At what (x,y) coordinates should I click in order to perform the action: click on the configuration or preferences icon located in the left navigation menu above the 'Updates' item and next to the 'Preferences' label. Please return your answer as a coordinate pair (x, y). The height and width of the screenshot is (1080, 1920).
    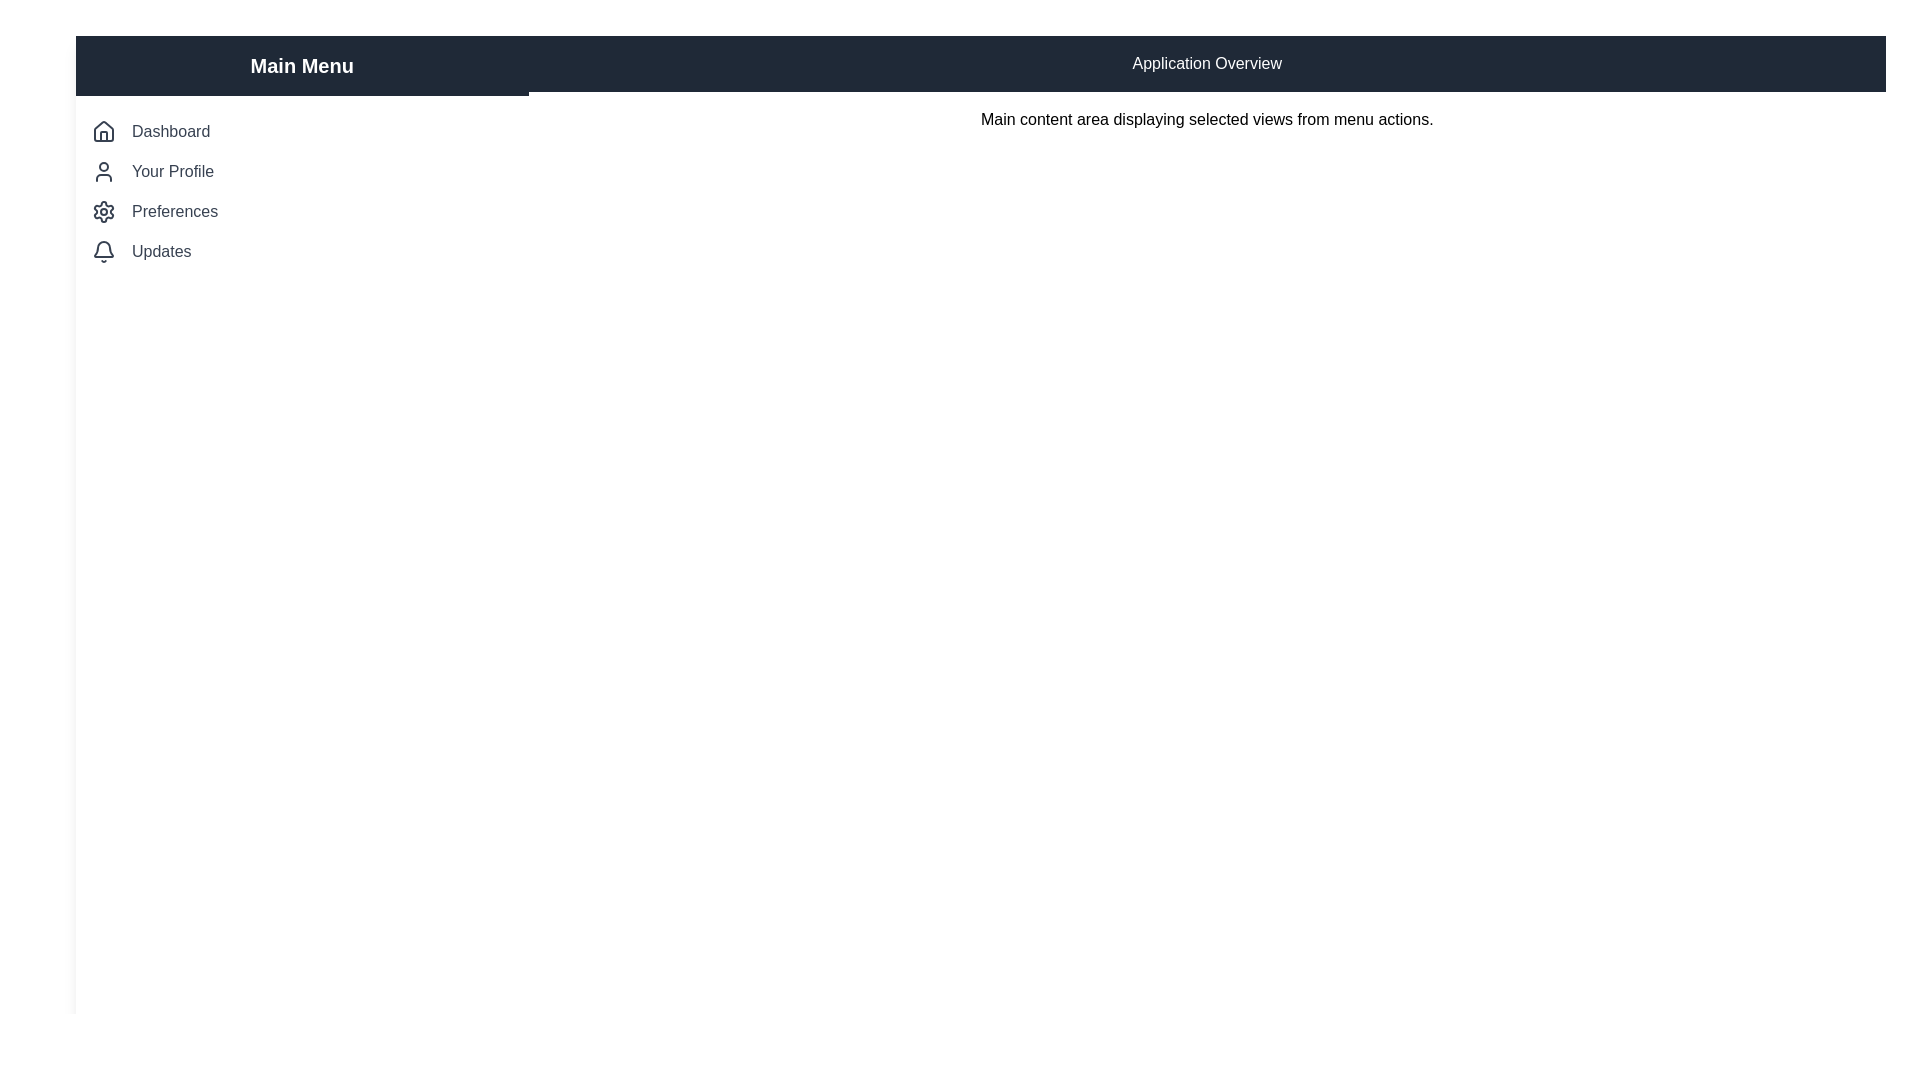
    Looking at the image, I should click on (103, 212).